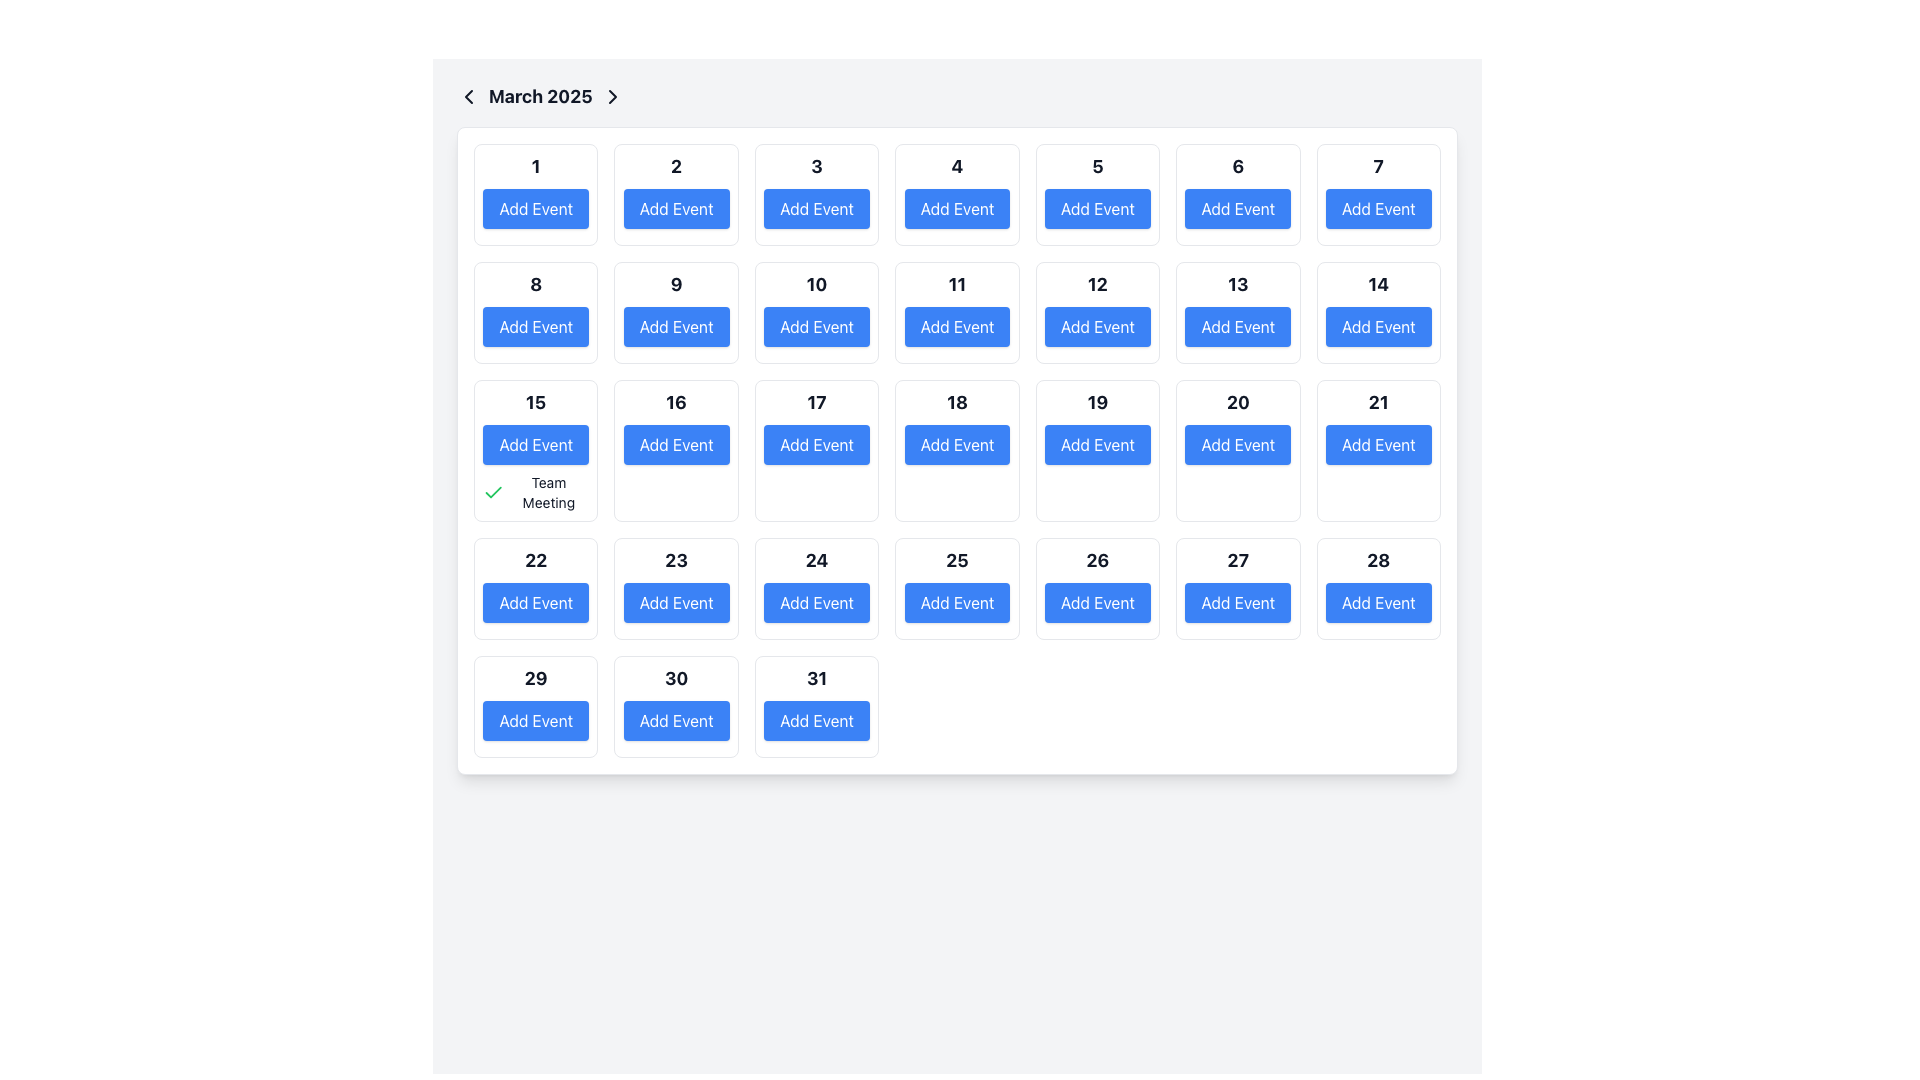 The height and width of the screenshot is (1080, 1920). I want to click on the 'Add Event' button located within the bordered component for day 13 in the calendar grid, so click(1237, 312).